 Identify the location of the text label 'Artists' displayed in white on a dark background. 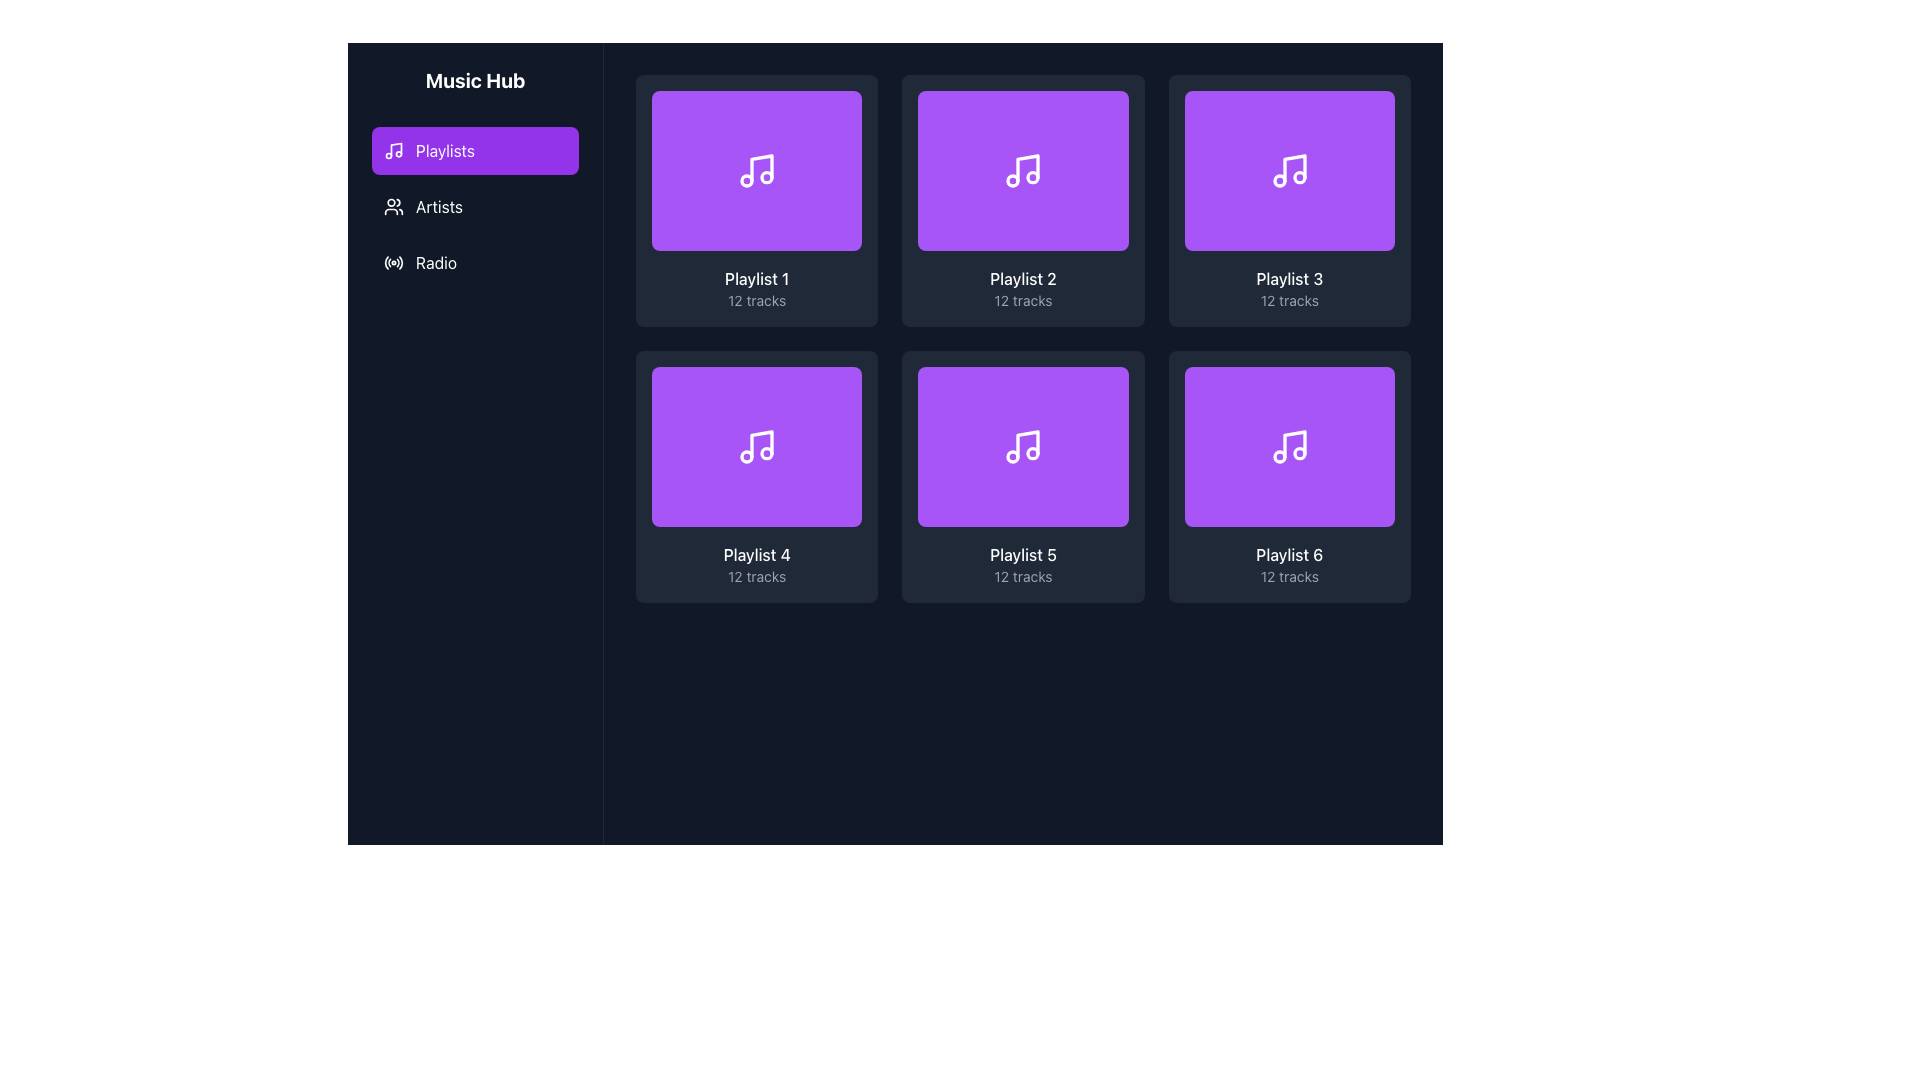
(438, 207).